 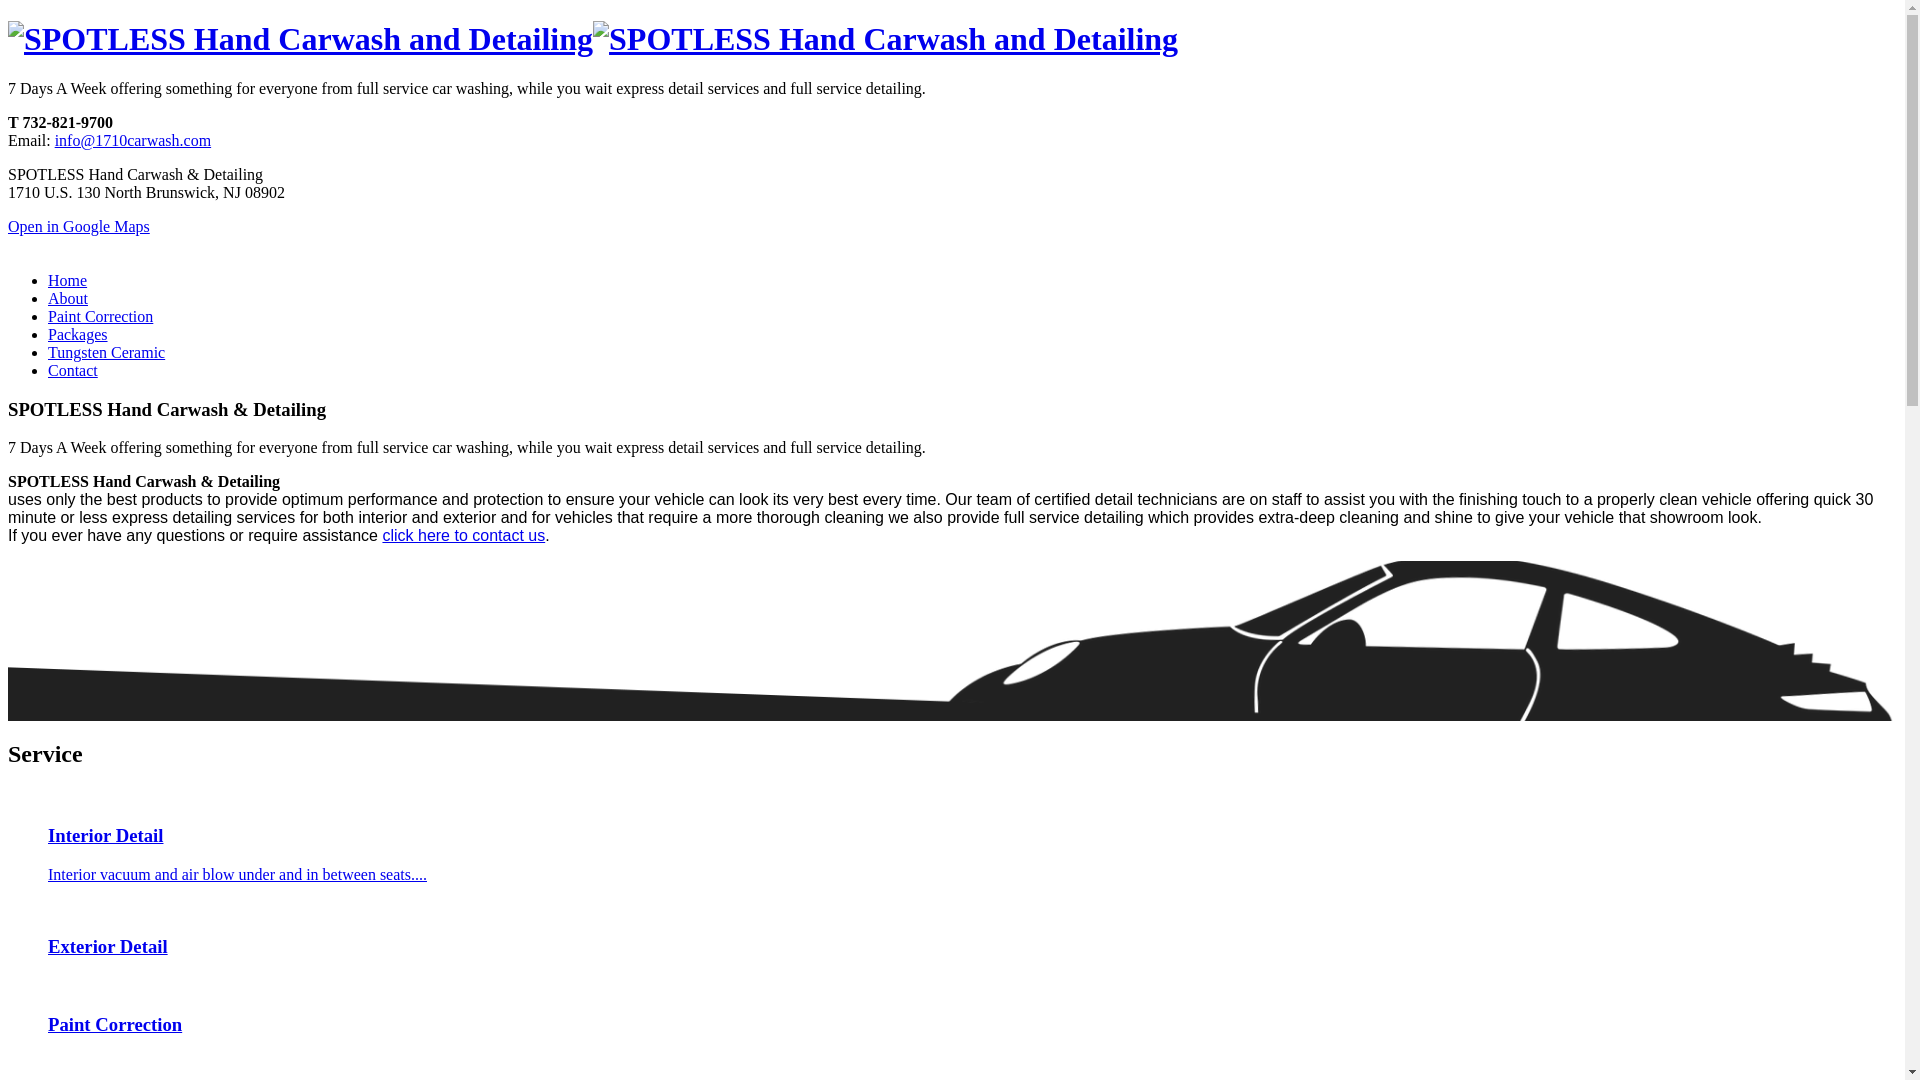 I want to click on 'About', so click(x=48, y=298).